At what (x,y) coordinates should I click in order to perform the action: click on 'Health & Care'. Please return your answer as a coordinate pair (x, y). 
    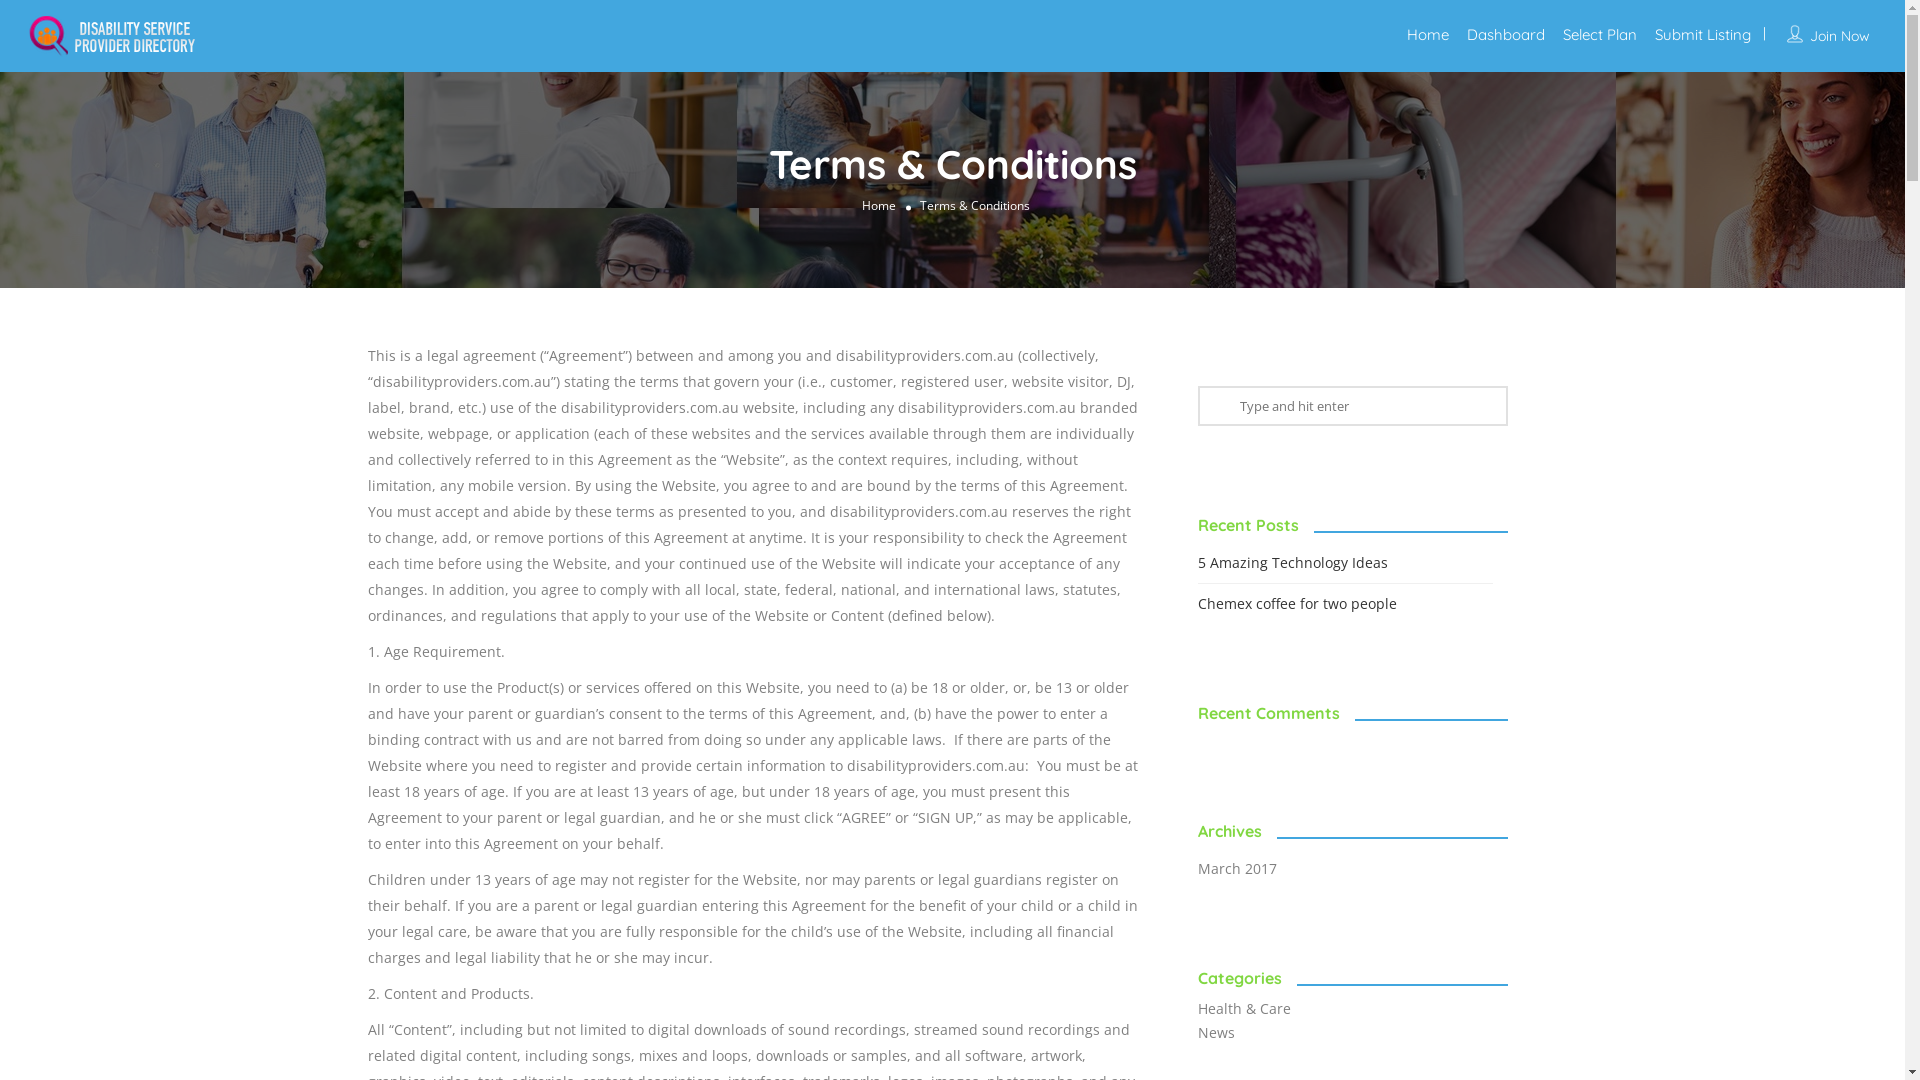
    Looking at the image, I should click on (1253, 1008).